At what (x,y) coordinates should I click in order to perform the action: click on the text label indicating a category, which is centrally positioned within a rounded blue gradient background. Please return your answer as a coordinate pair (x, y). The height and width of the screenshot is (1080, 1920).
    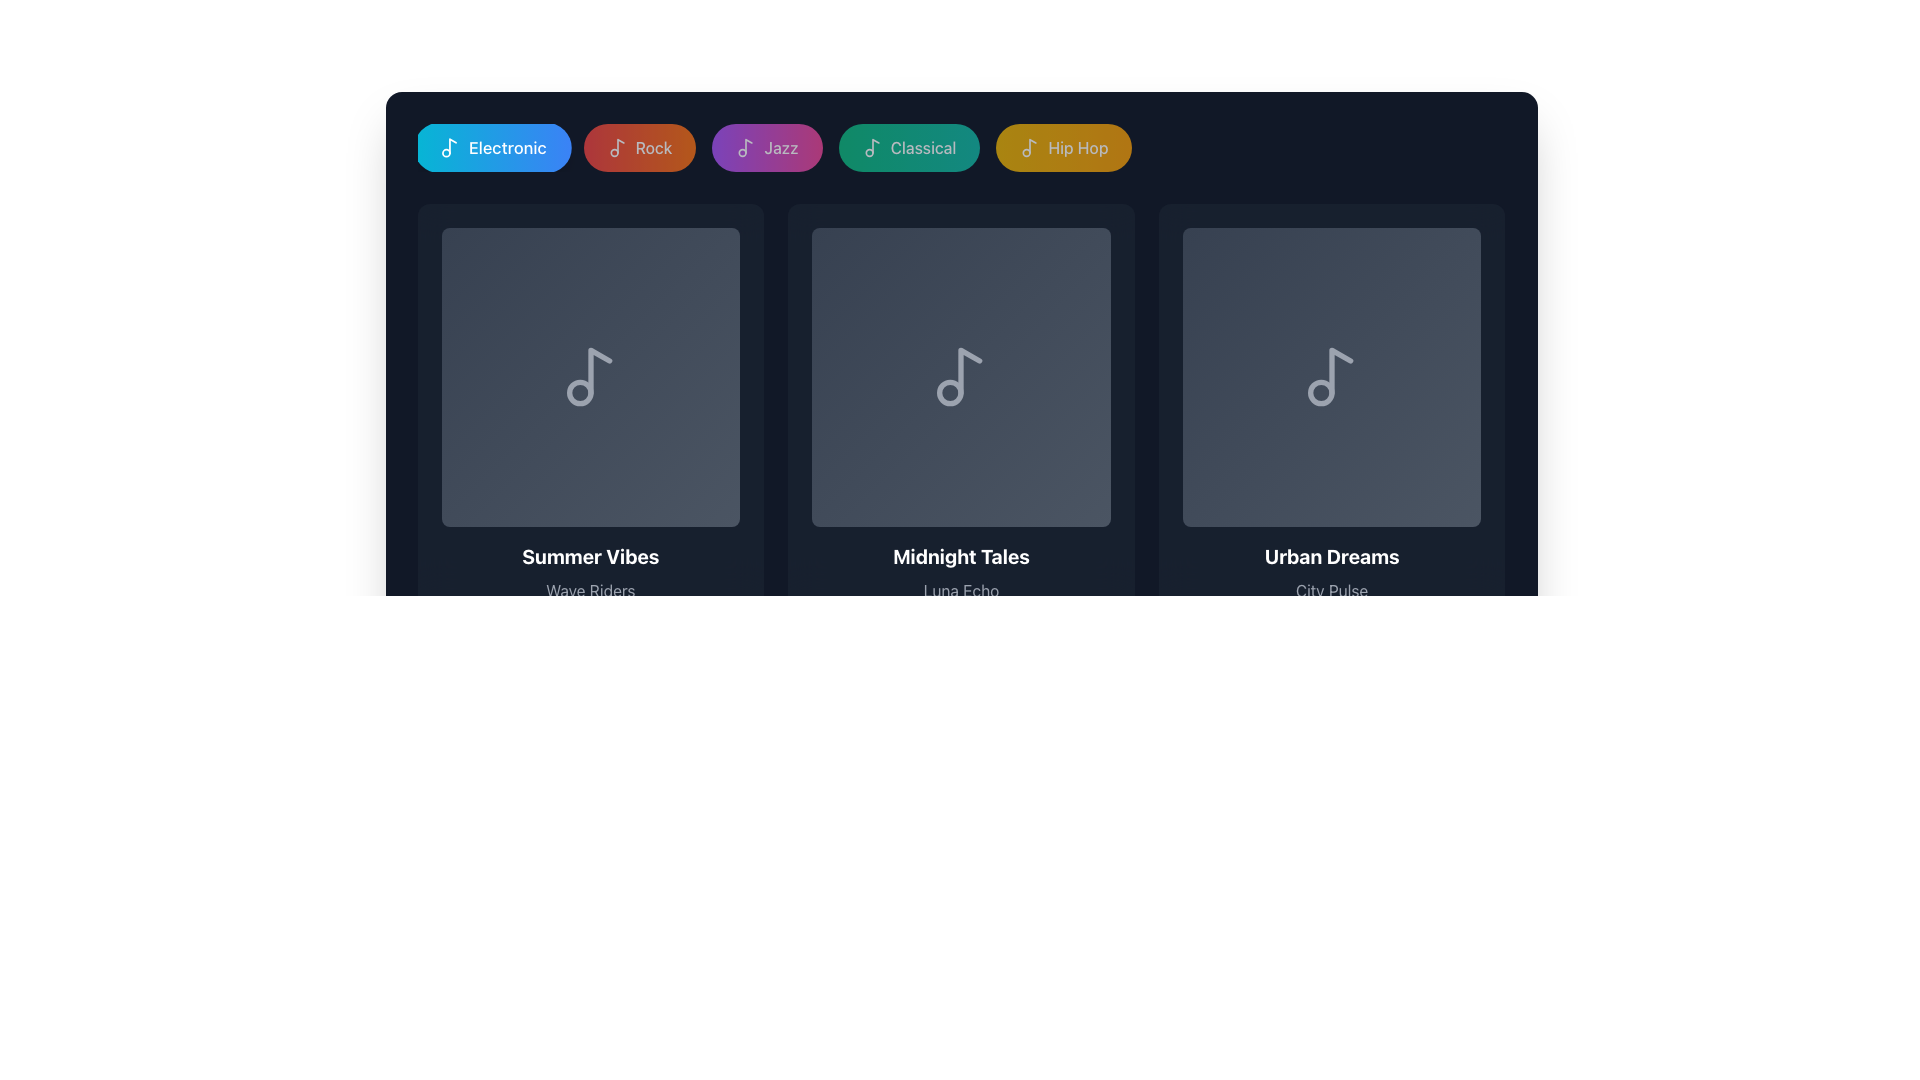
    Looking at the image, I should click on (507, 146).